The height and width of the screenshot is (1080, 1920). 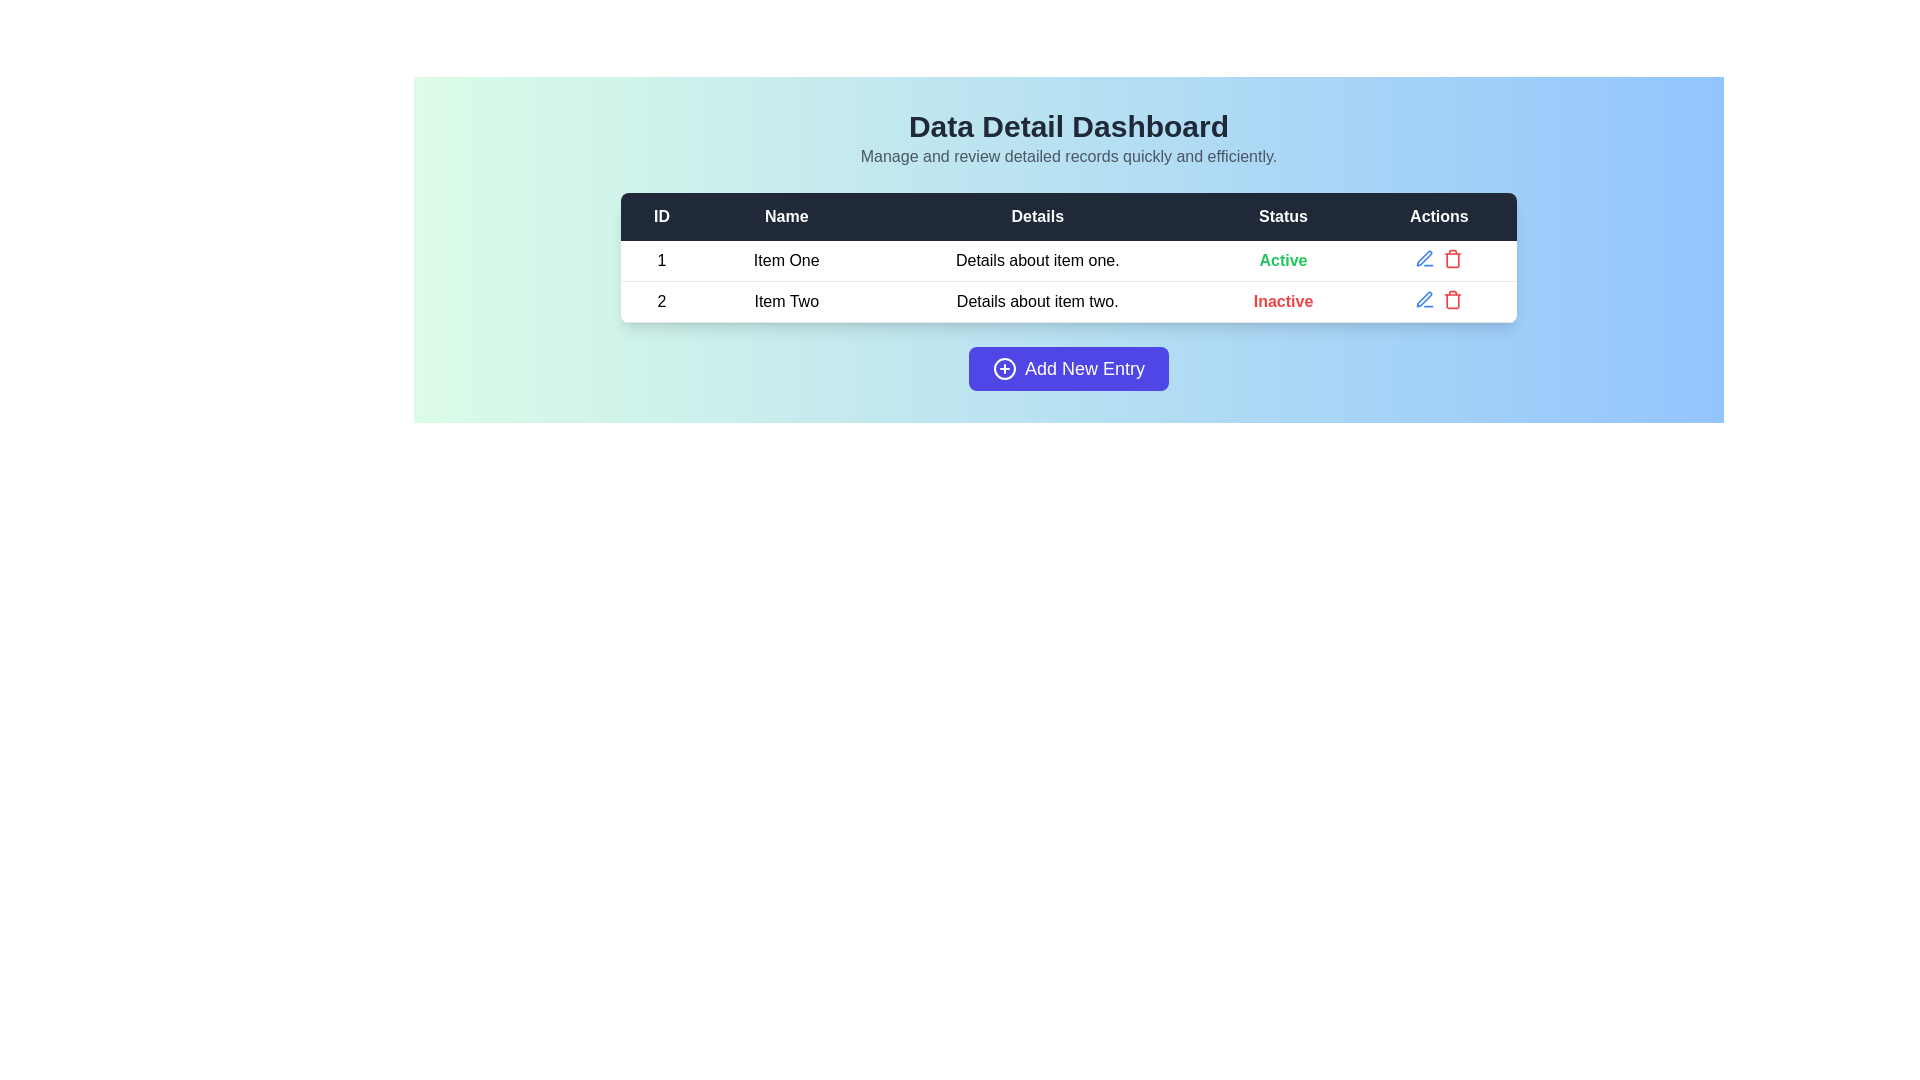 What do you see at coordinates (1068, 260) in the screenshot?
I see `the first row of the table to read the detailed information presented in the row` at bounding box center [1068, 260].